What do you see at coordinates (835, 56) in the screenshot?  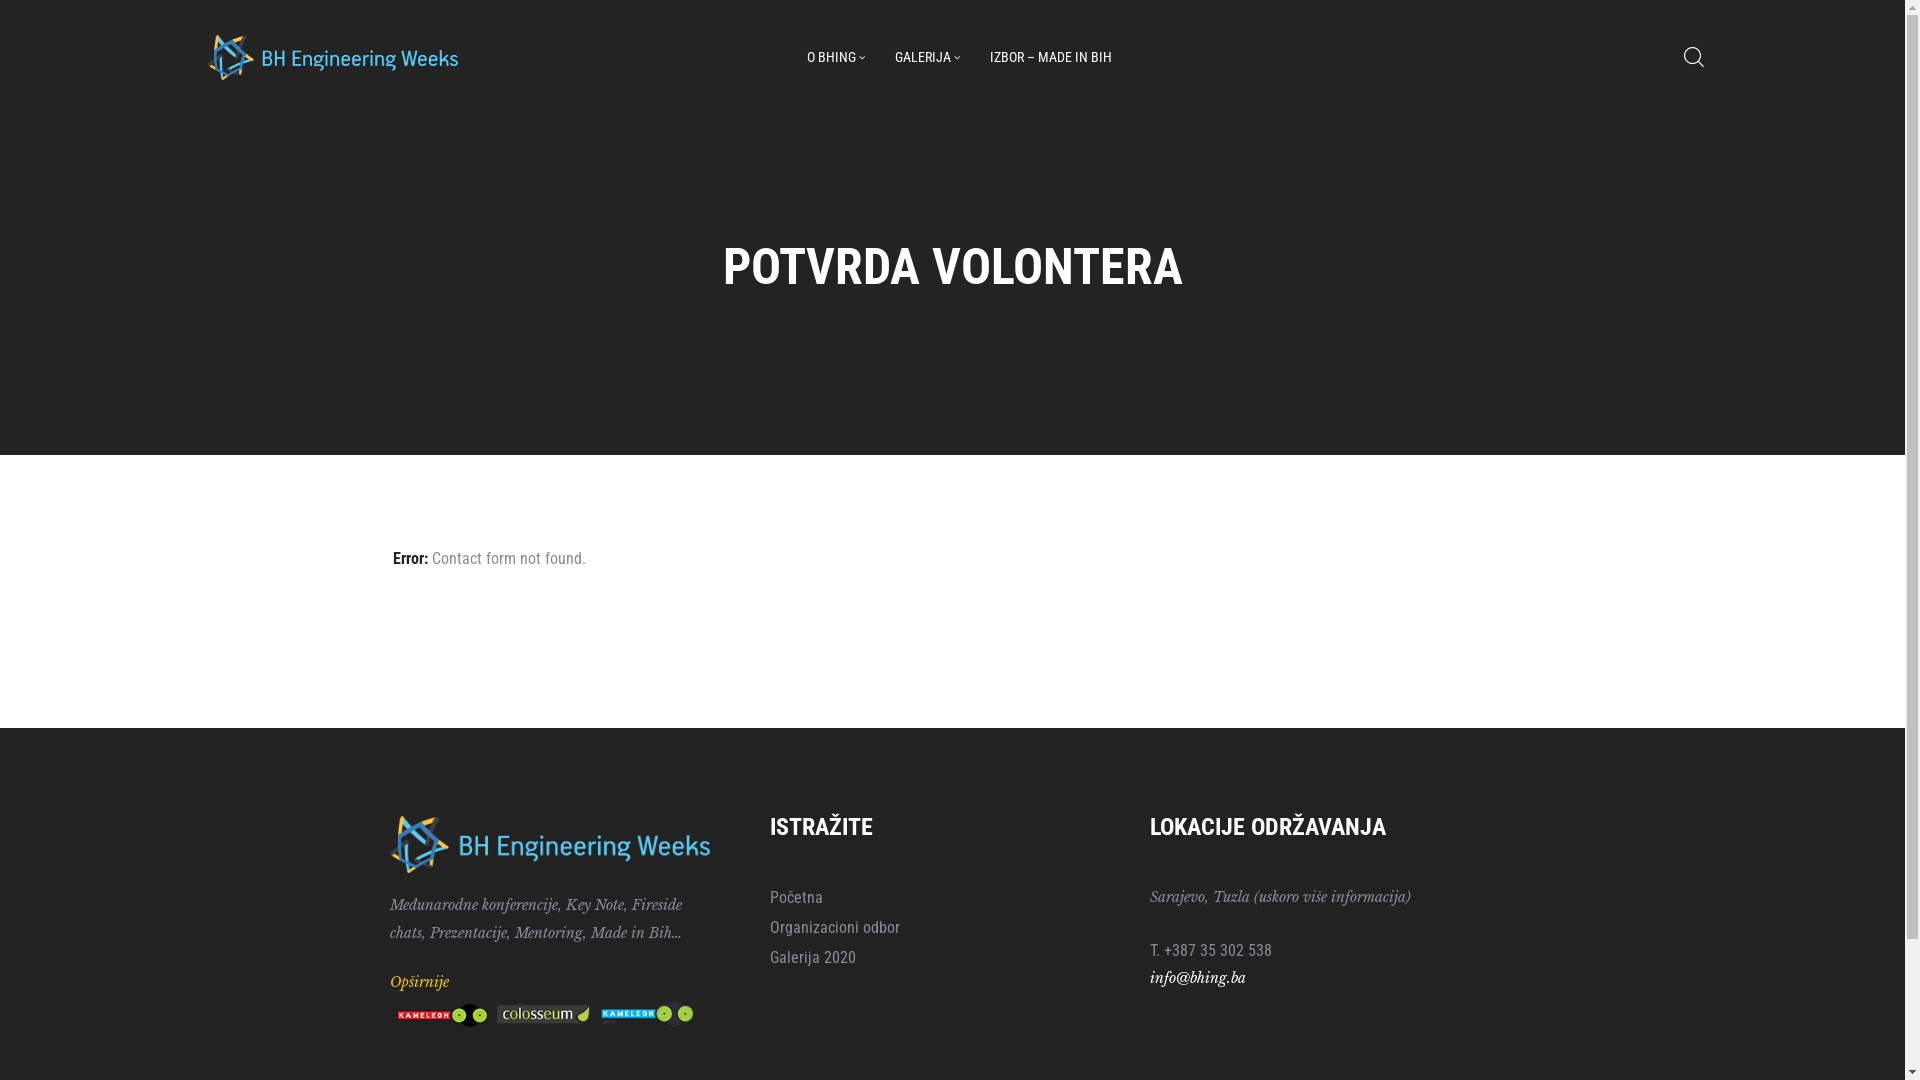 I see `'O BHING'` at bounding box center [835, 56].